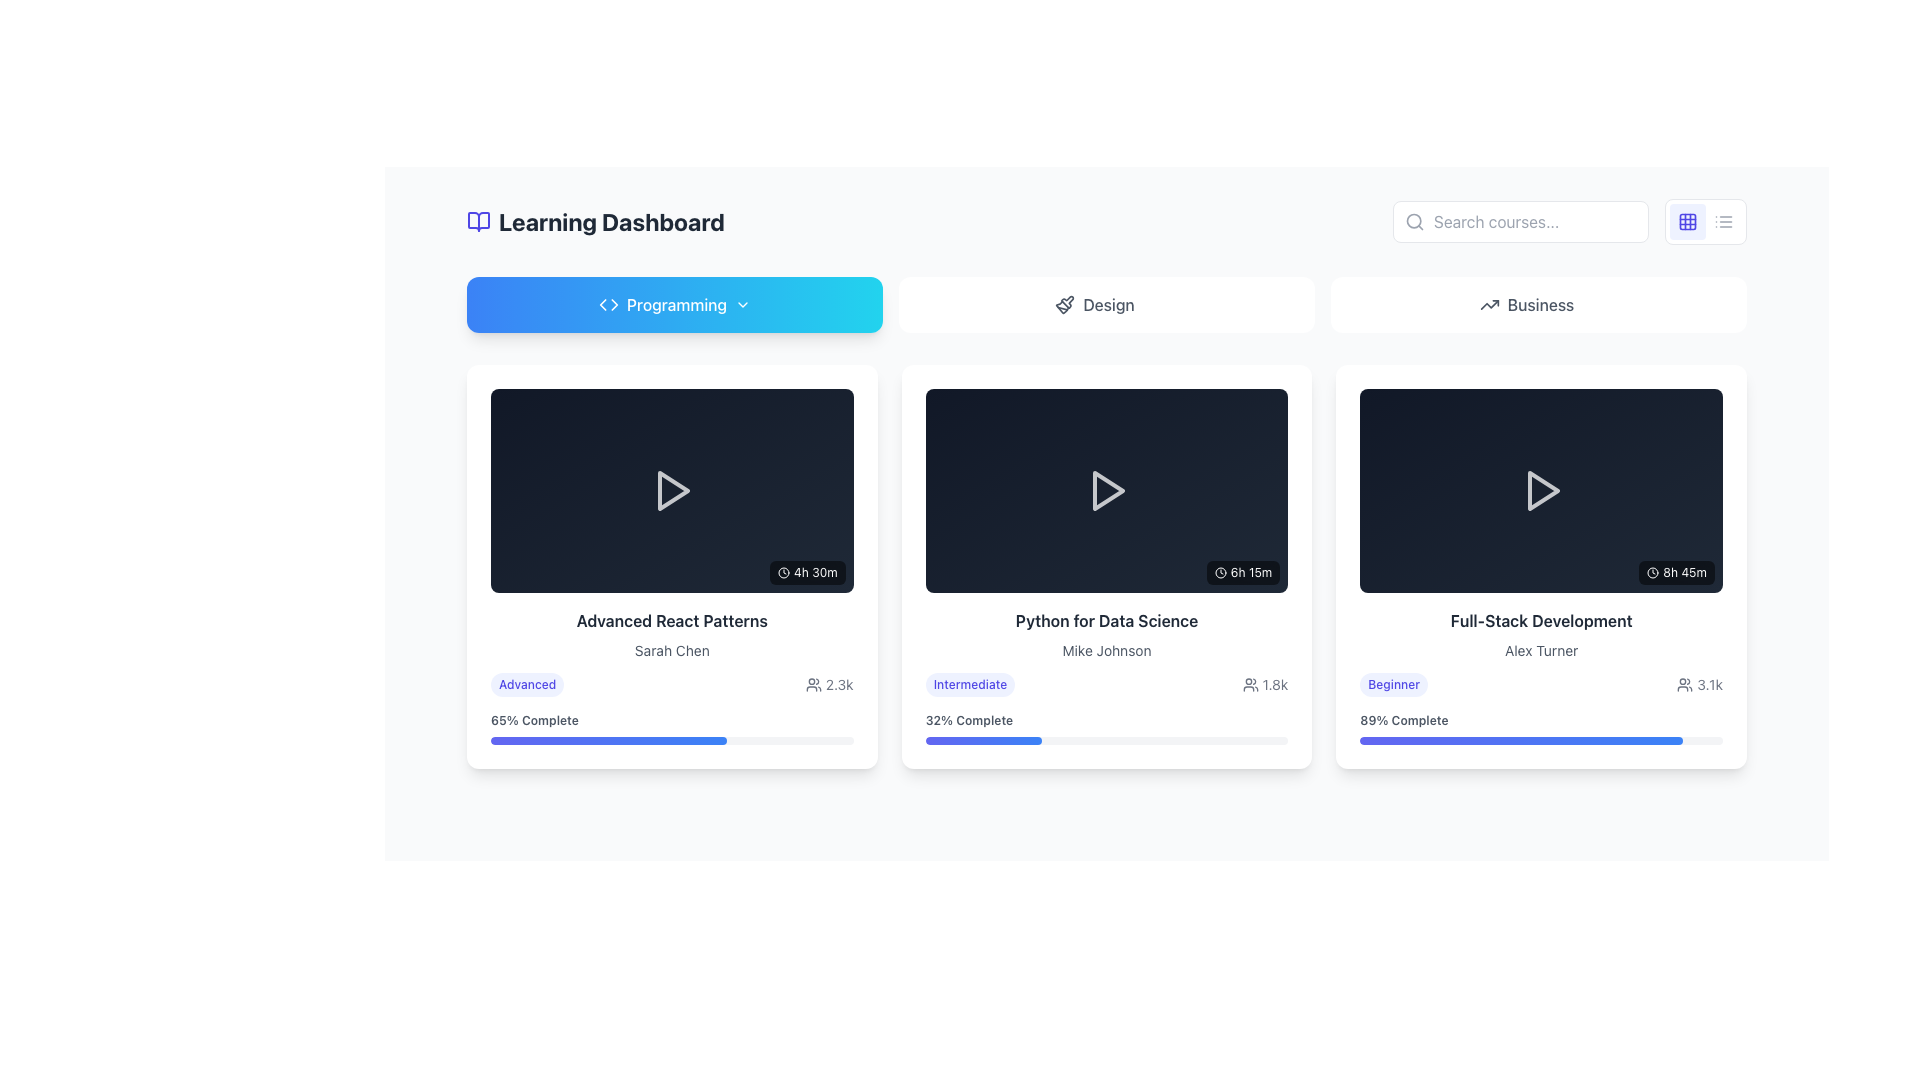 This screenshot has height=1080, width=1920. What do you see at coordinates (672, 726) in the screenshot?
I see `the Progress Indicator located at the bottom of the card labeled 'Advanced React Patterns', which indicates that 65% of the task is complete` at bounding box center [672, 726].